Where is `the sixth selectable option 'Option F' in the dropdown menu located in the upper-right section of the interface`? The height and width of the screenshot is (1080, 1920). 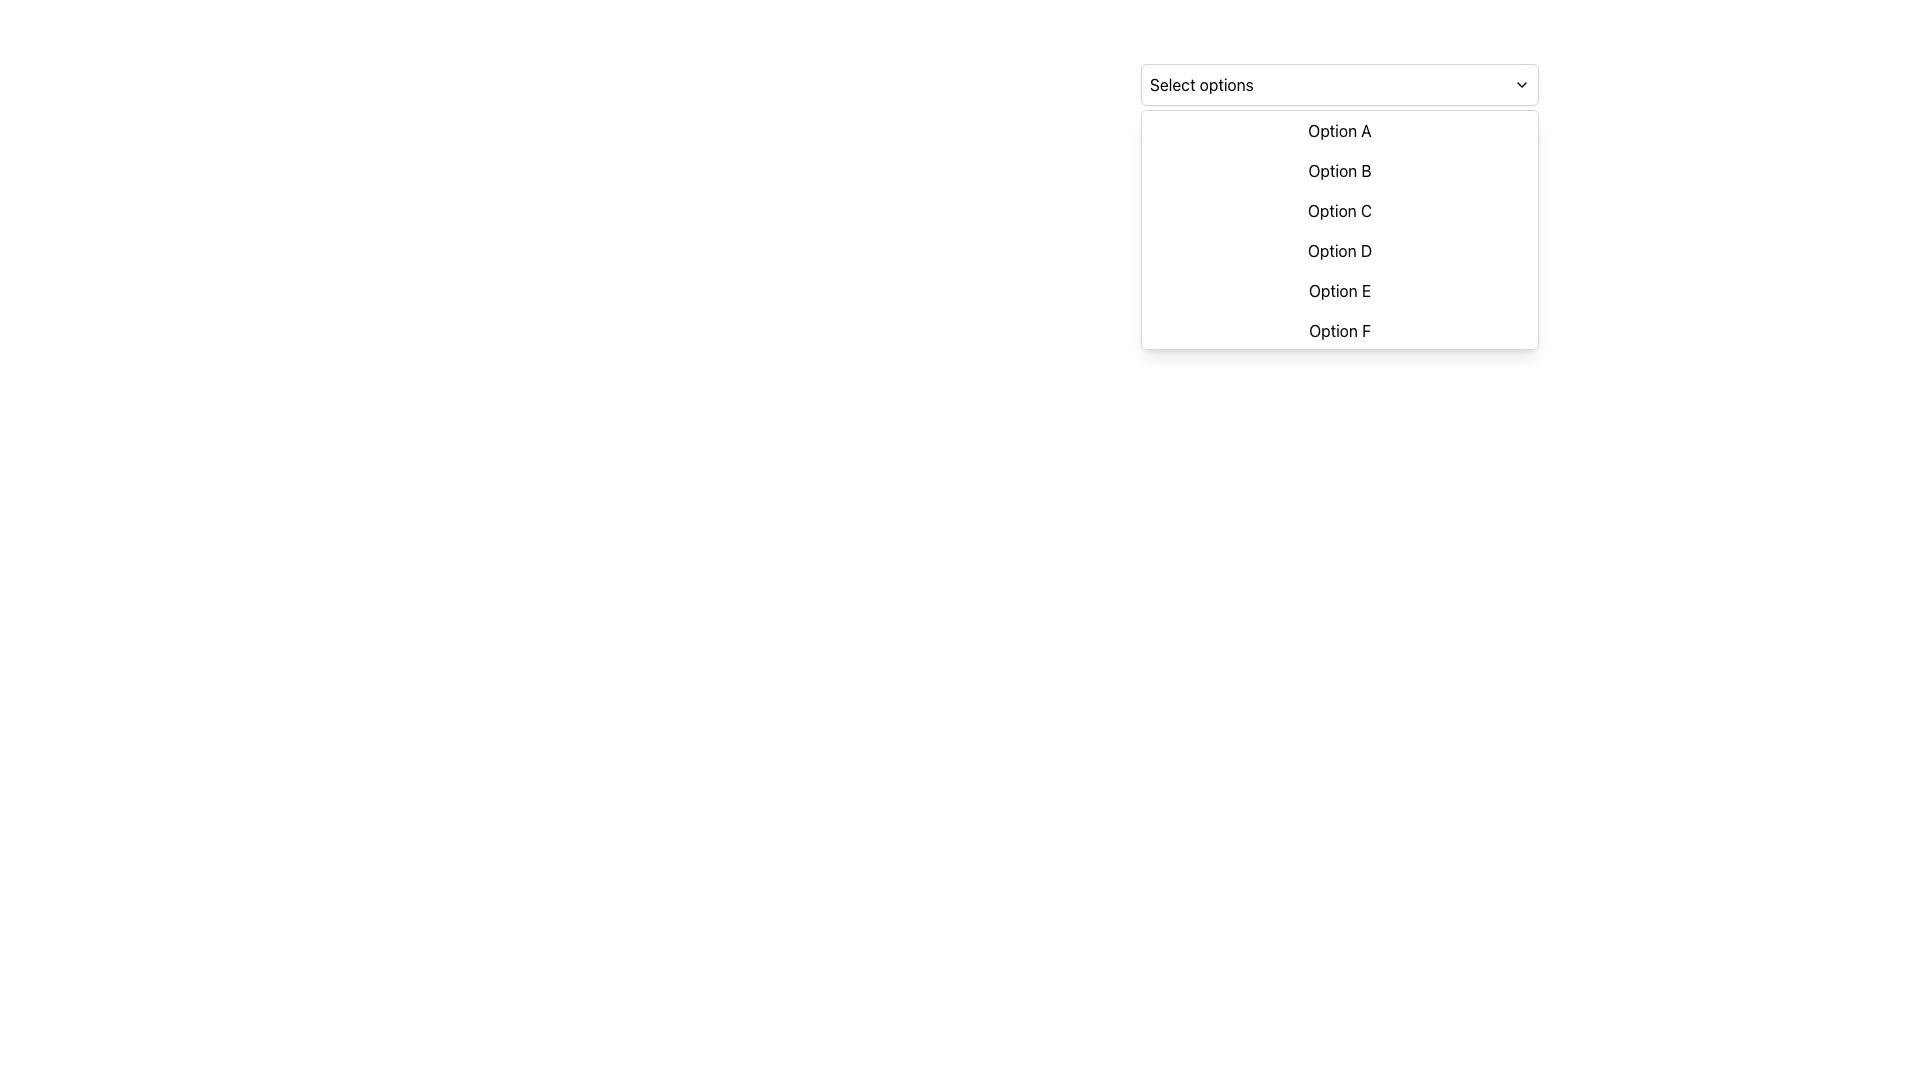 the sixth selectable option 'Option F' in the dropdown menu located in the upper-right section of the interface is located at coordinates (1339, 330).